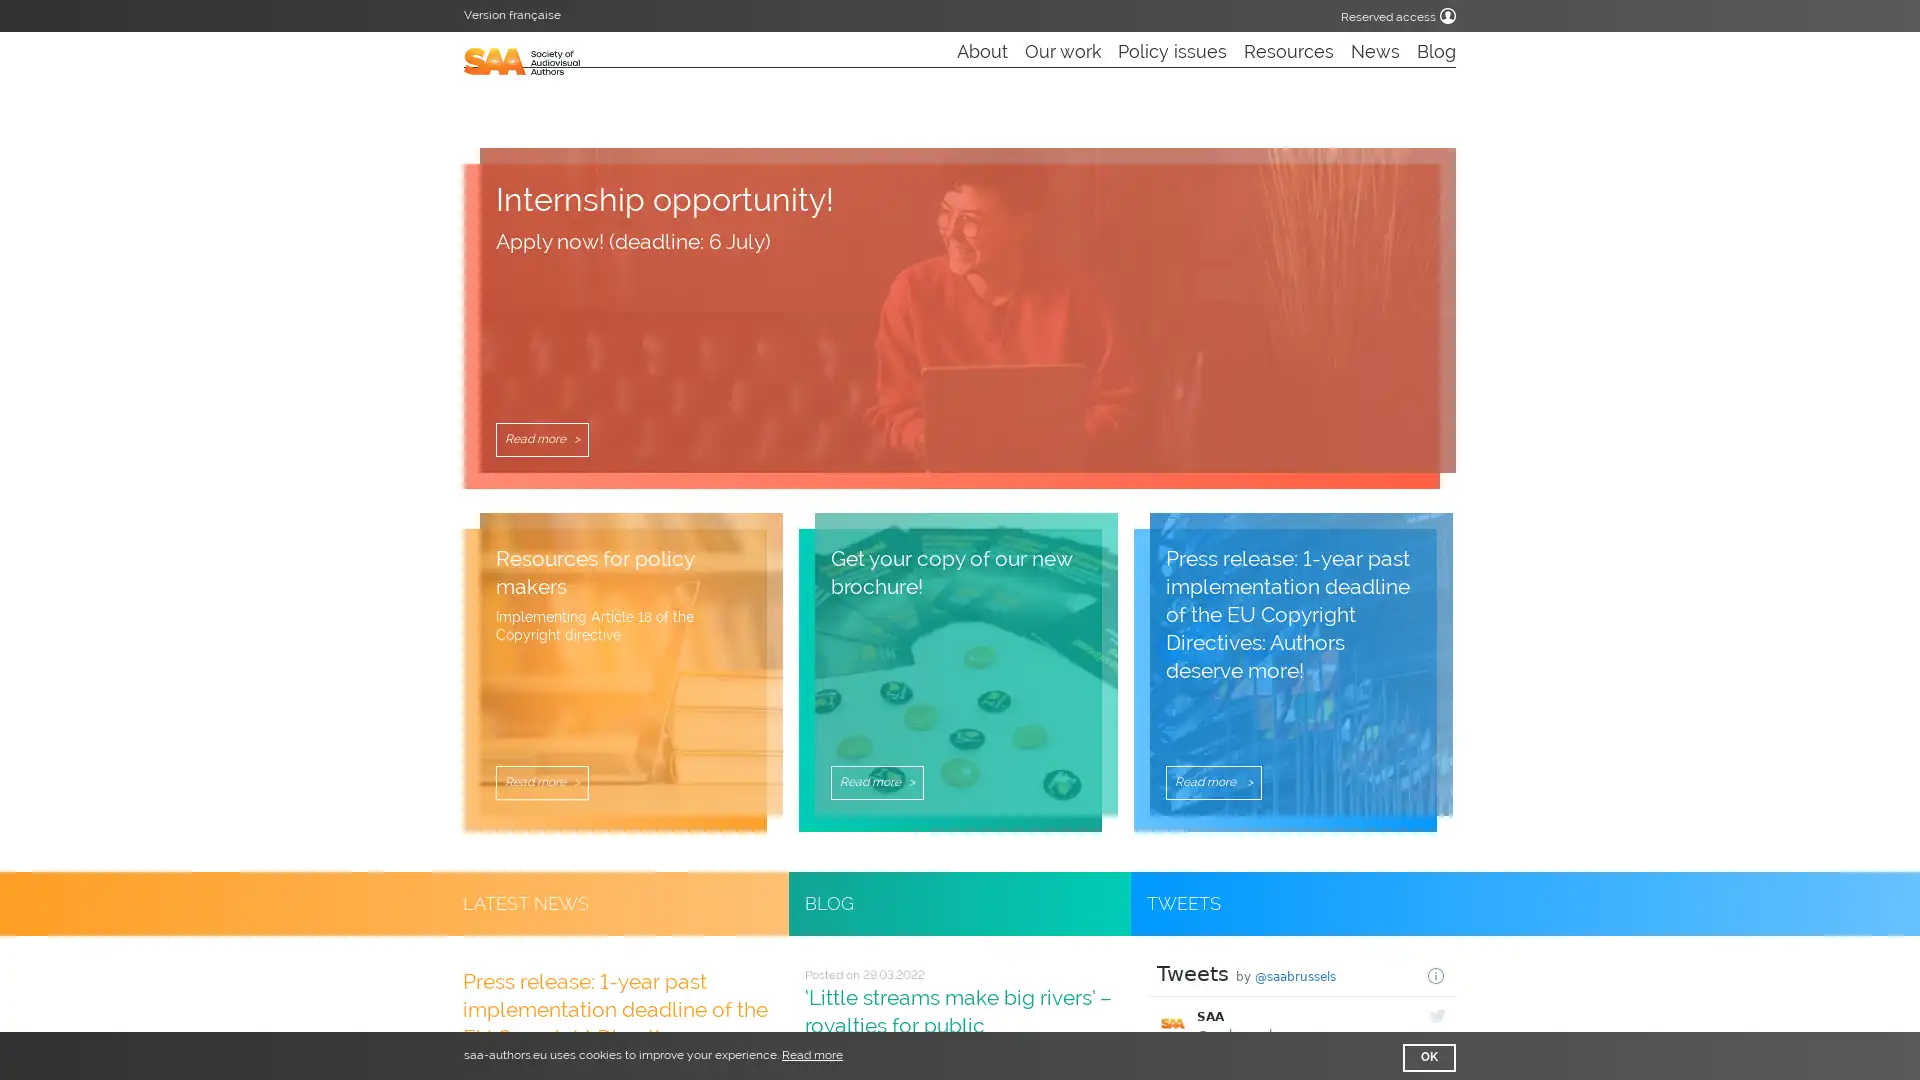 The image size is (1920, 1080). I want to click on dismiss cookie message, so click(1427, 1056).